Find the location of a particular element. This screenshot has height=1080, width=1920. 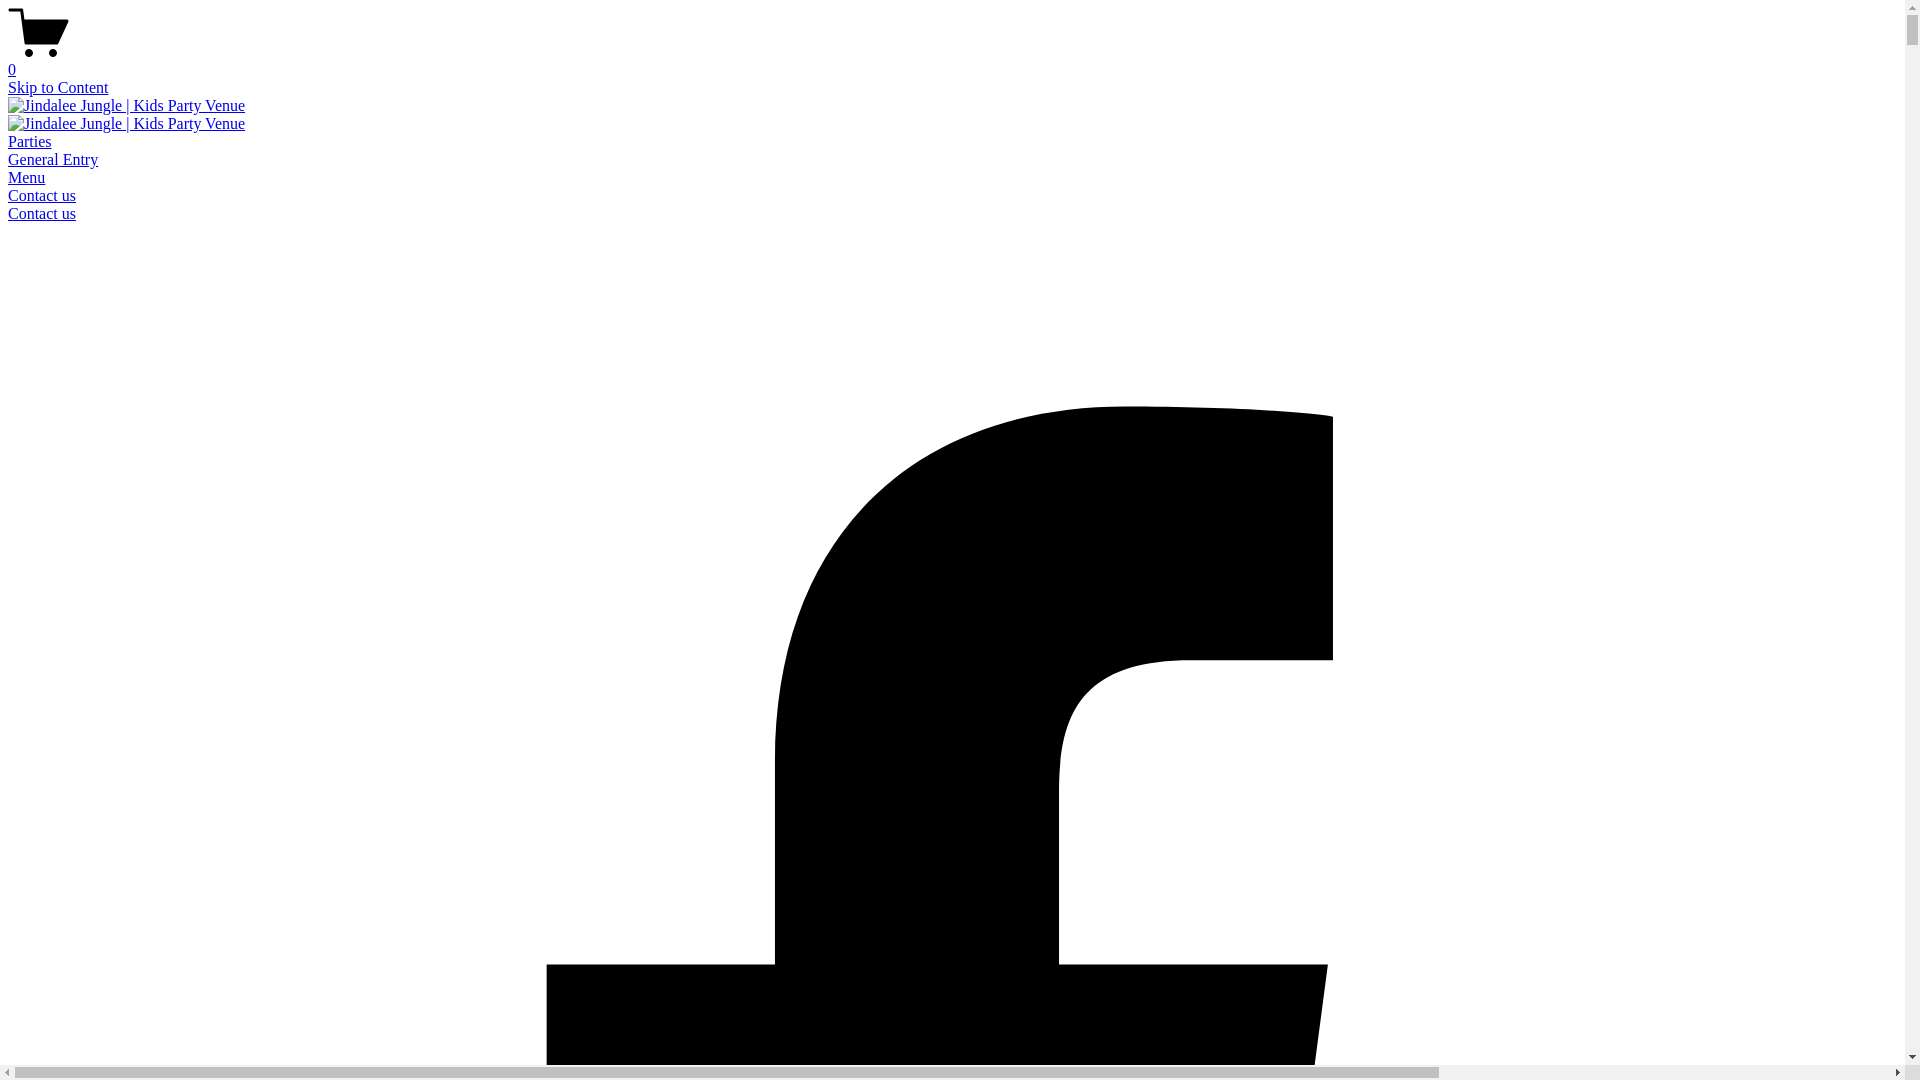

'Menu' is located at coordinates (8, 176).